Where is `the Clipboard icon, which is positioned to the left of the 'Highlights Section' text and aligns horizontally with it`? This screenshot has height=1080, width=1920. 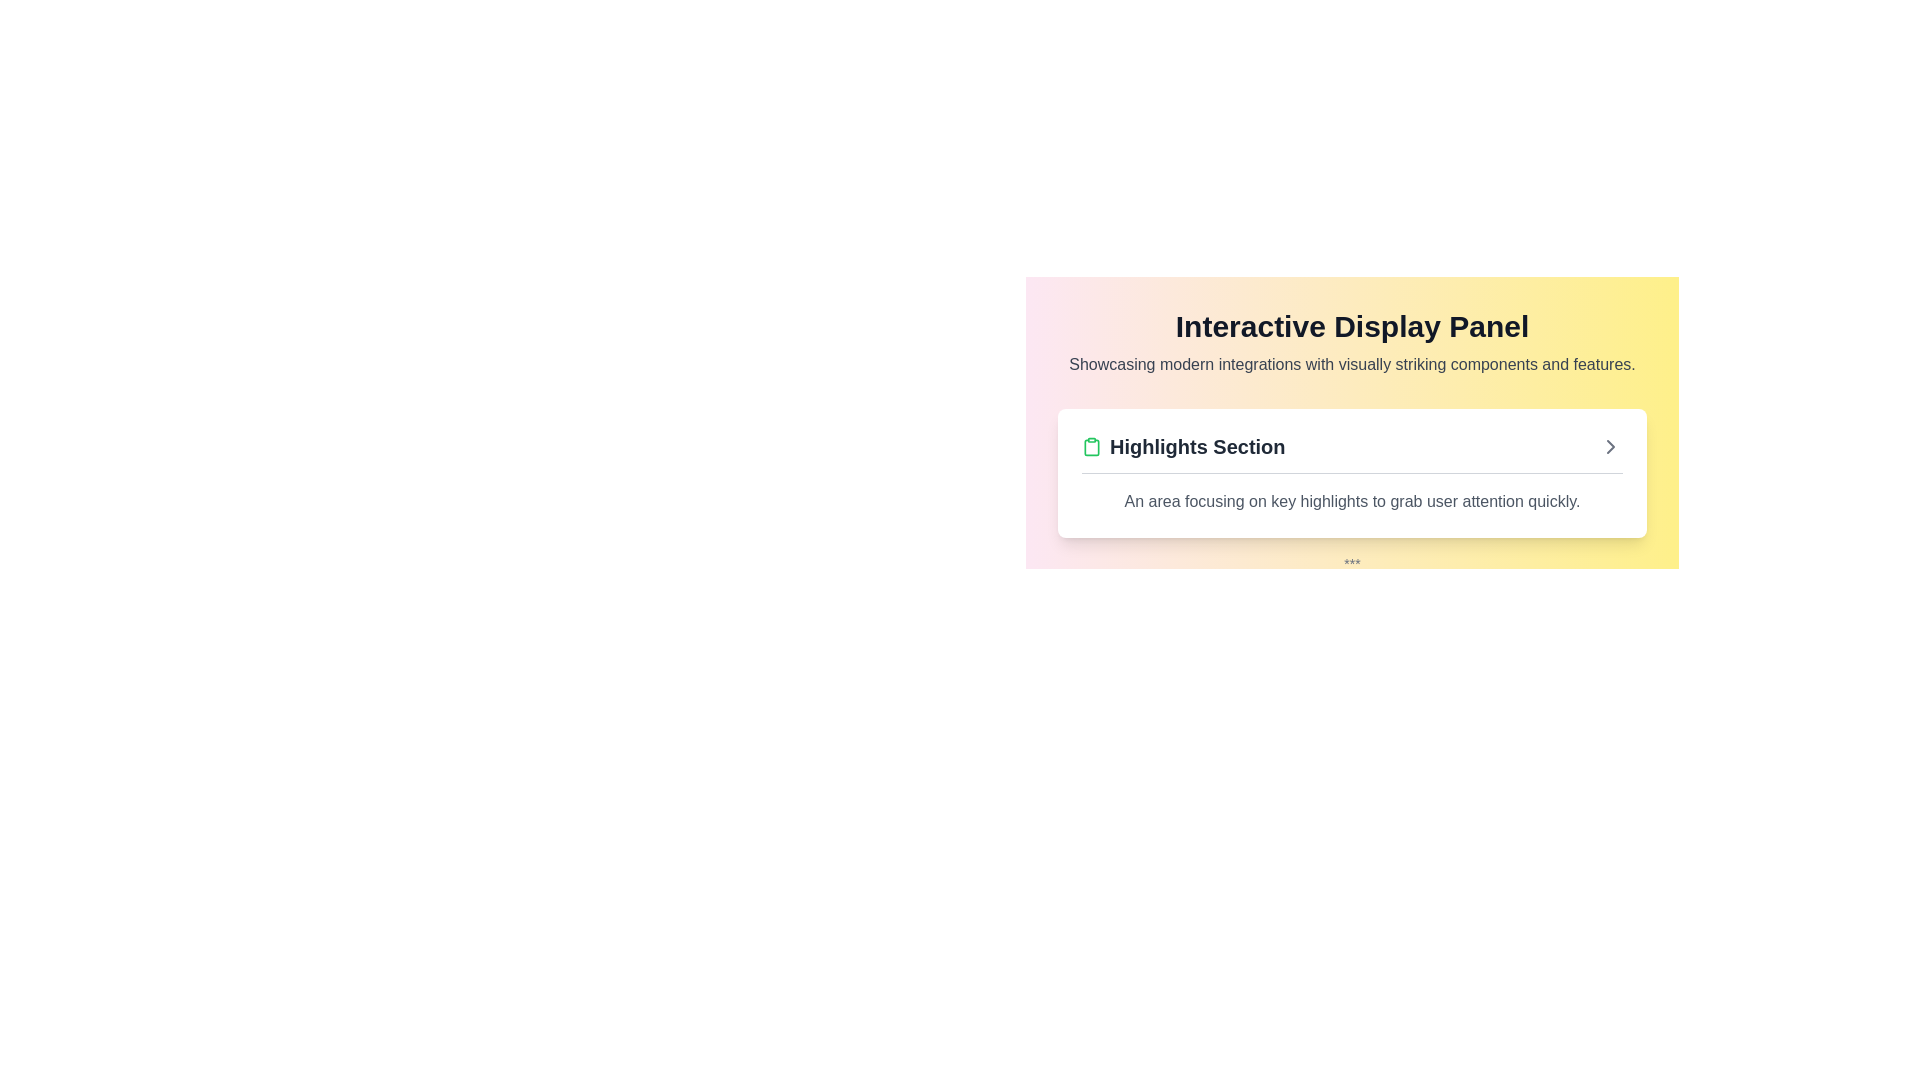
the Clipboard icon, which is positioned to the left of the 'Highlights Section' text and aligns horizontally with it is located at coordinates (1090, 446).